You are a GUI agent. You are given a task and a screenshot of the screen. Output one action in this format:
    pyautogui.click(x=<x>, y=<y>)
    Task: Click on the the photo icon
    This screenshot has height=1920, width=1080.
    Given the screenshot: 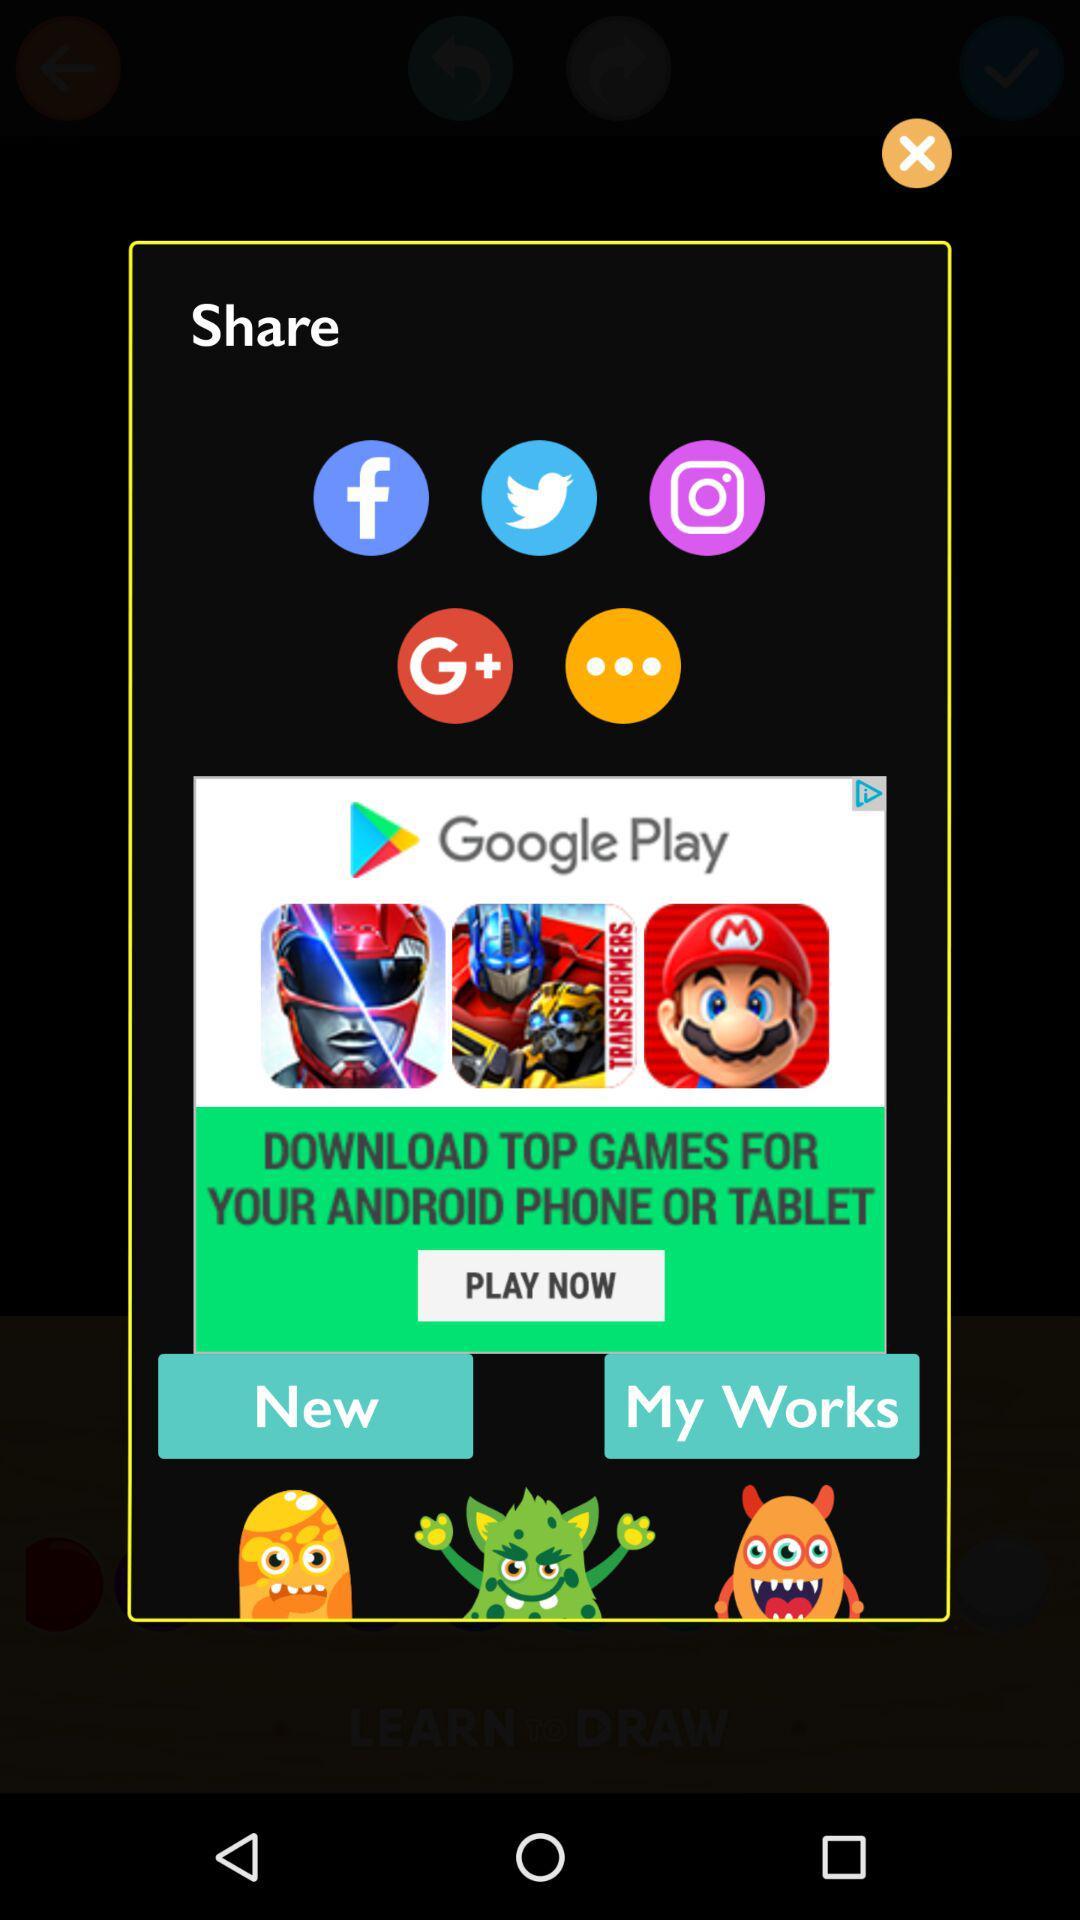 What is the action you would take?
    pyautogui.click(x=706, y=498)
    